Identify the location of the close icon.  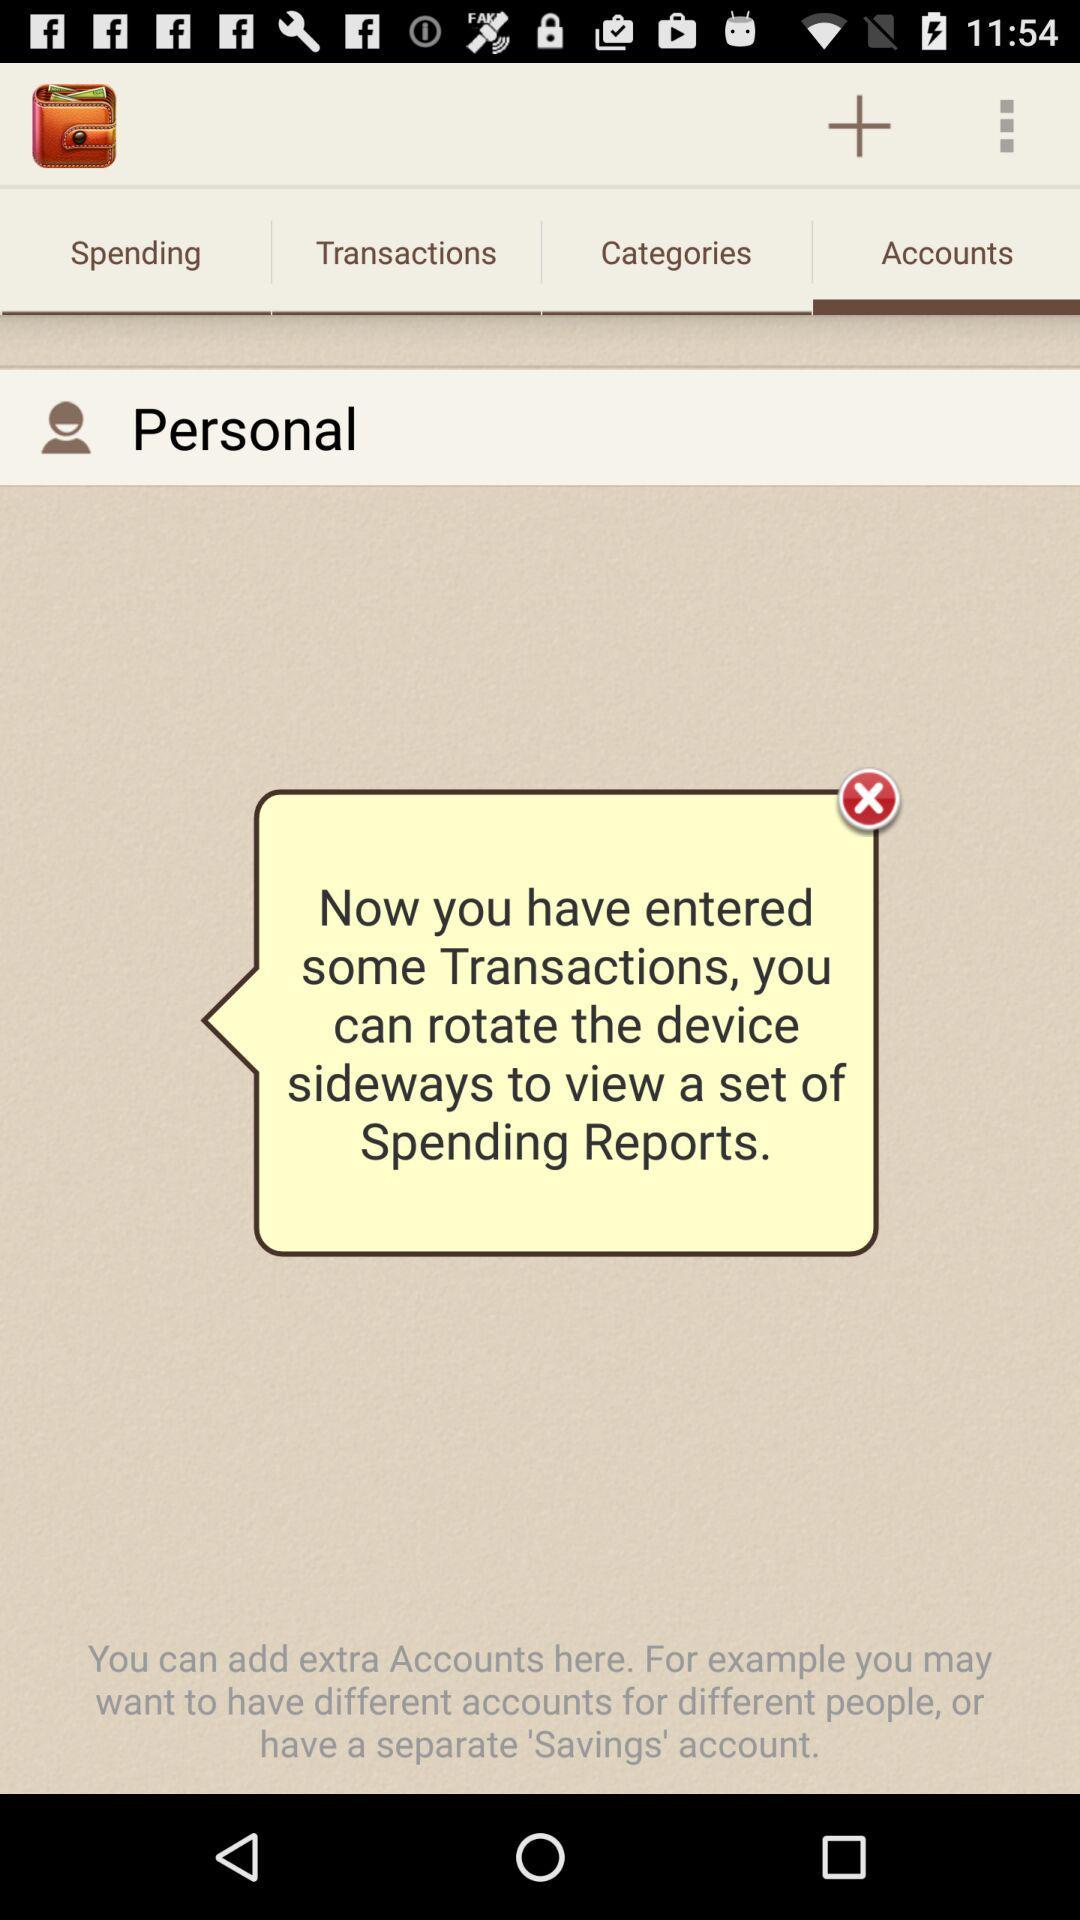
(868, 854).